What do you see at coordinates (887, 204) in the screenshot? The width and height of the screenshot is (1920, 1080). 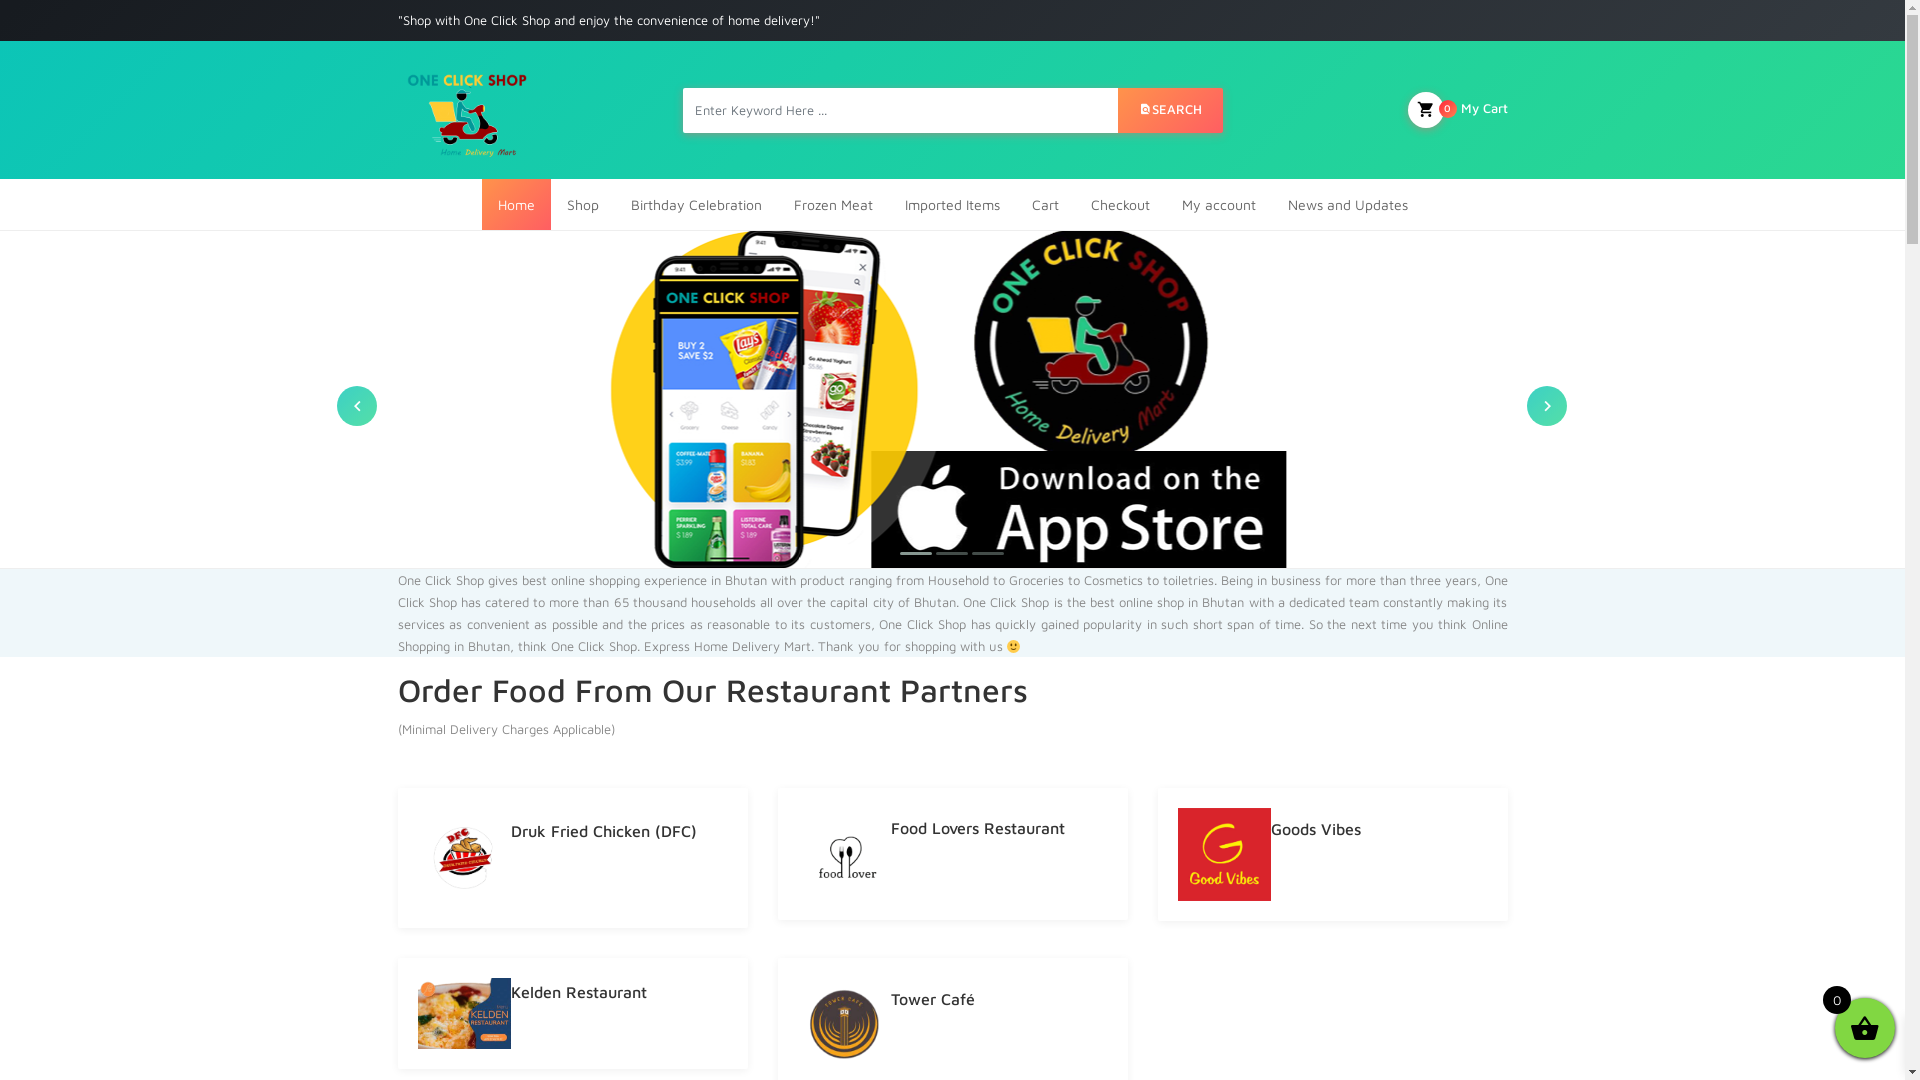 I see `'Imported Items'` at bounding box center [887, 204].